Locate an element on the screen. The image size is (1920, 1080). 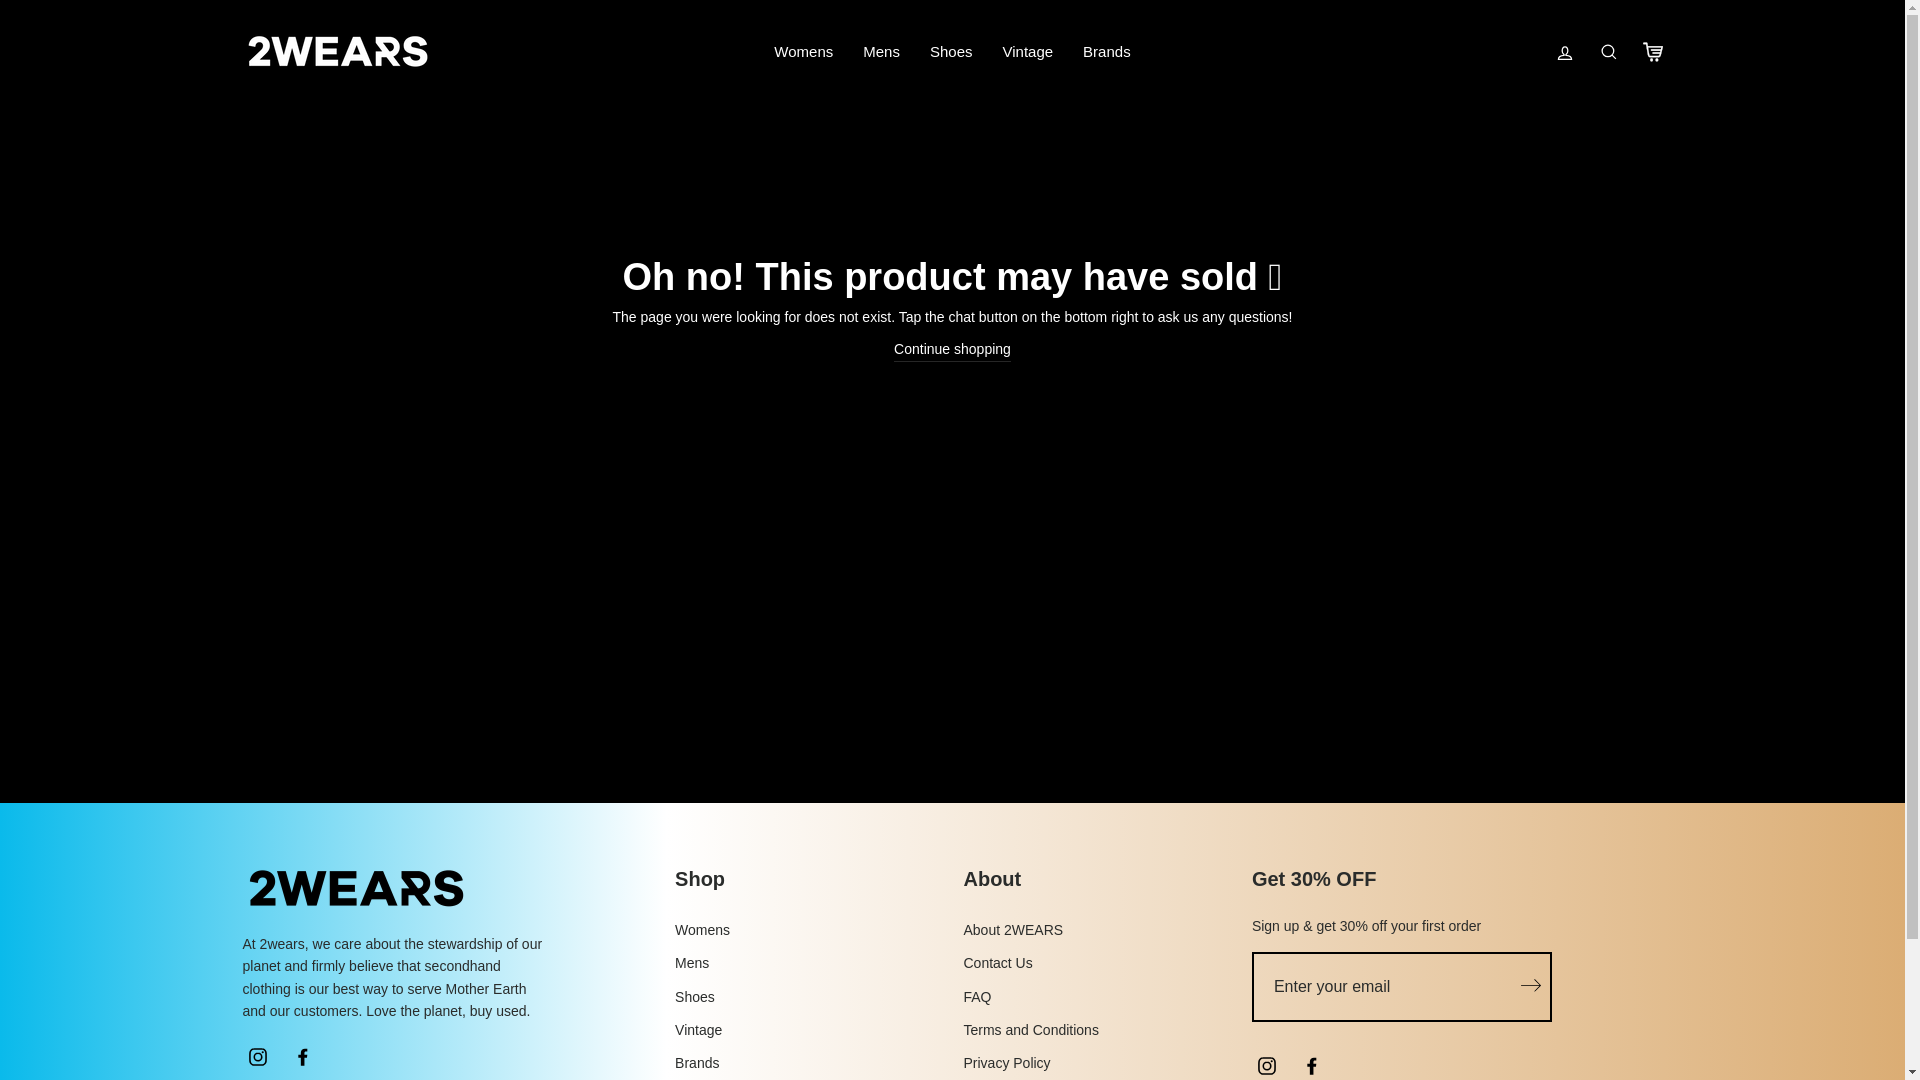
'Search' is located at coordinates (1608, 50).